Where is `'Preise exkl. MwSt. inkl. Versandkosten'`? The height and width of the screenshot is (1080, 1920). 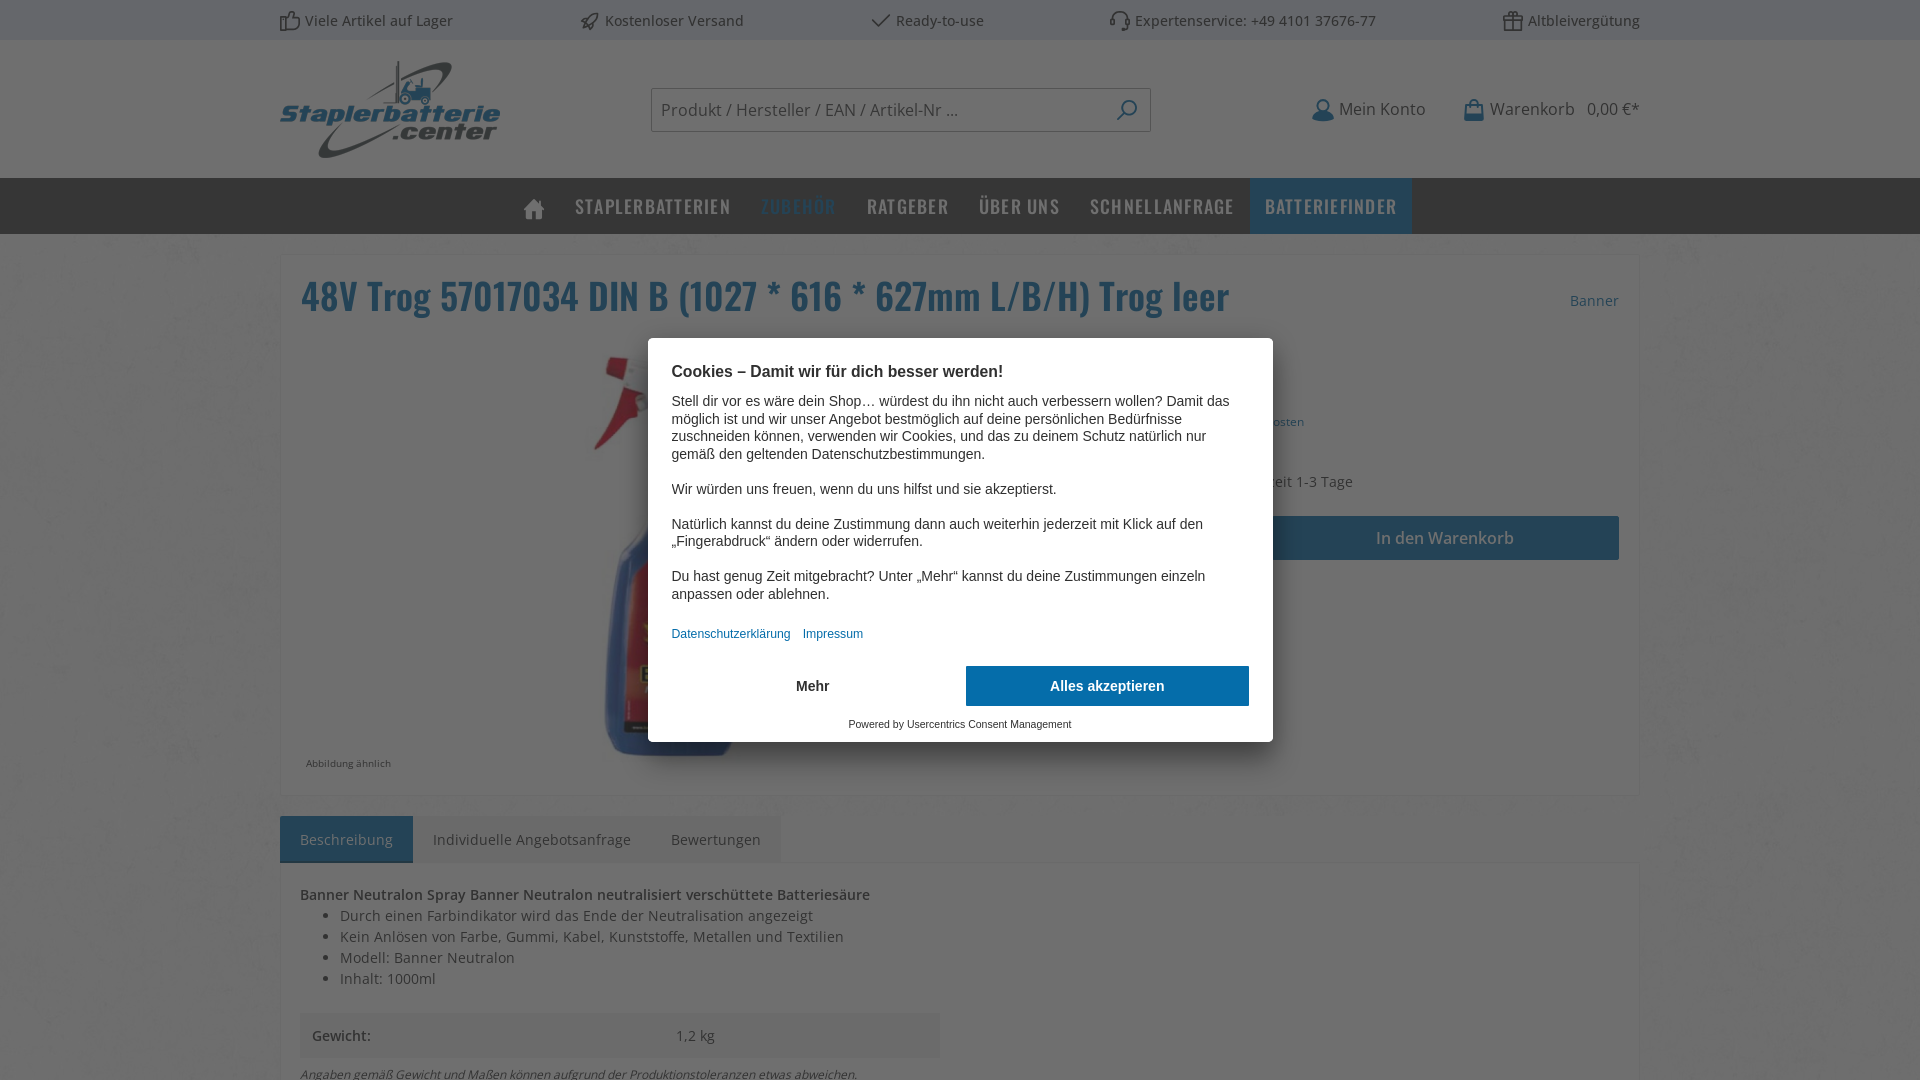 'Preise exkl. MwSt. inkl. Versandkosten' is located at coordinates (1198, 420).